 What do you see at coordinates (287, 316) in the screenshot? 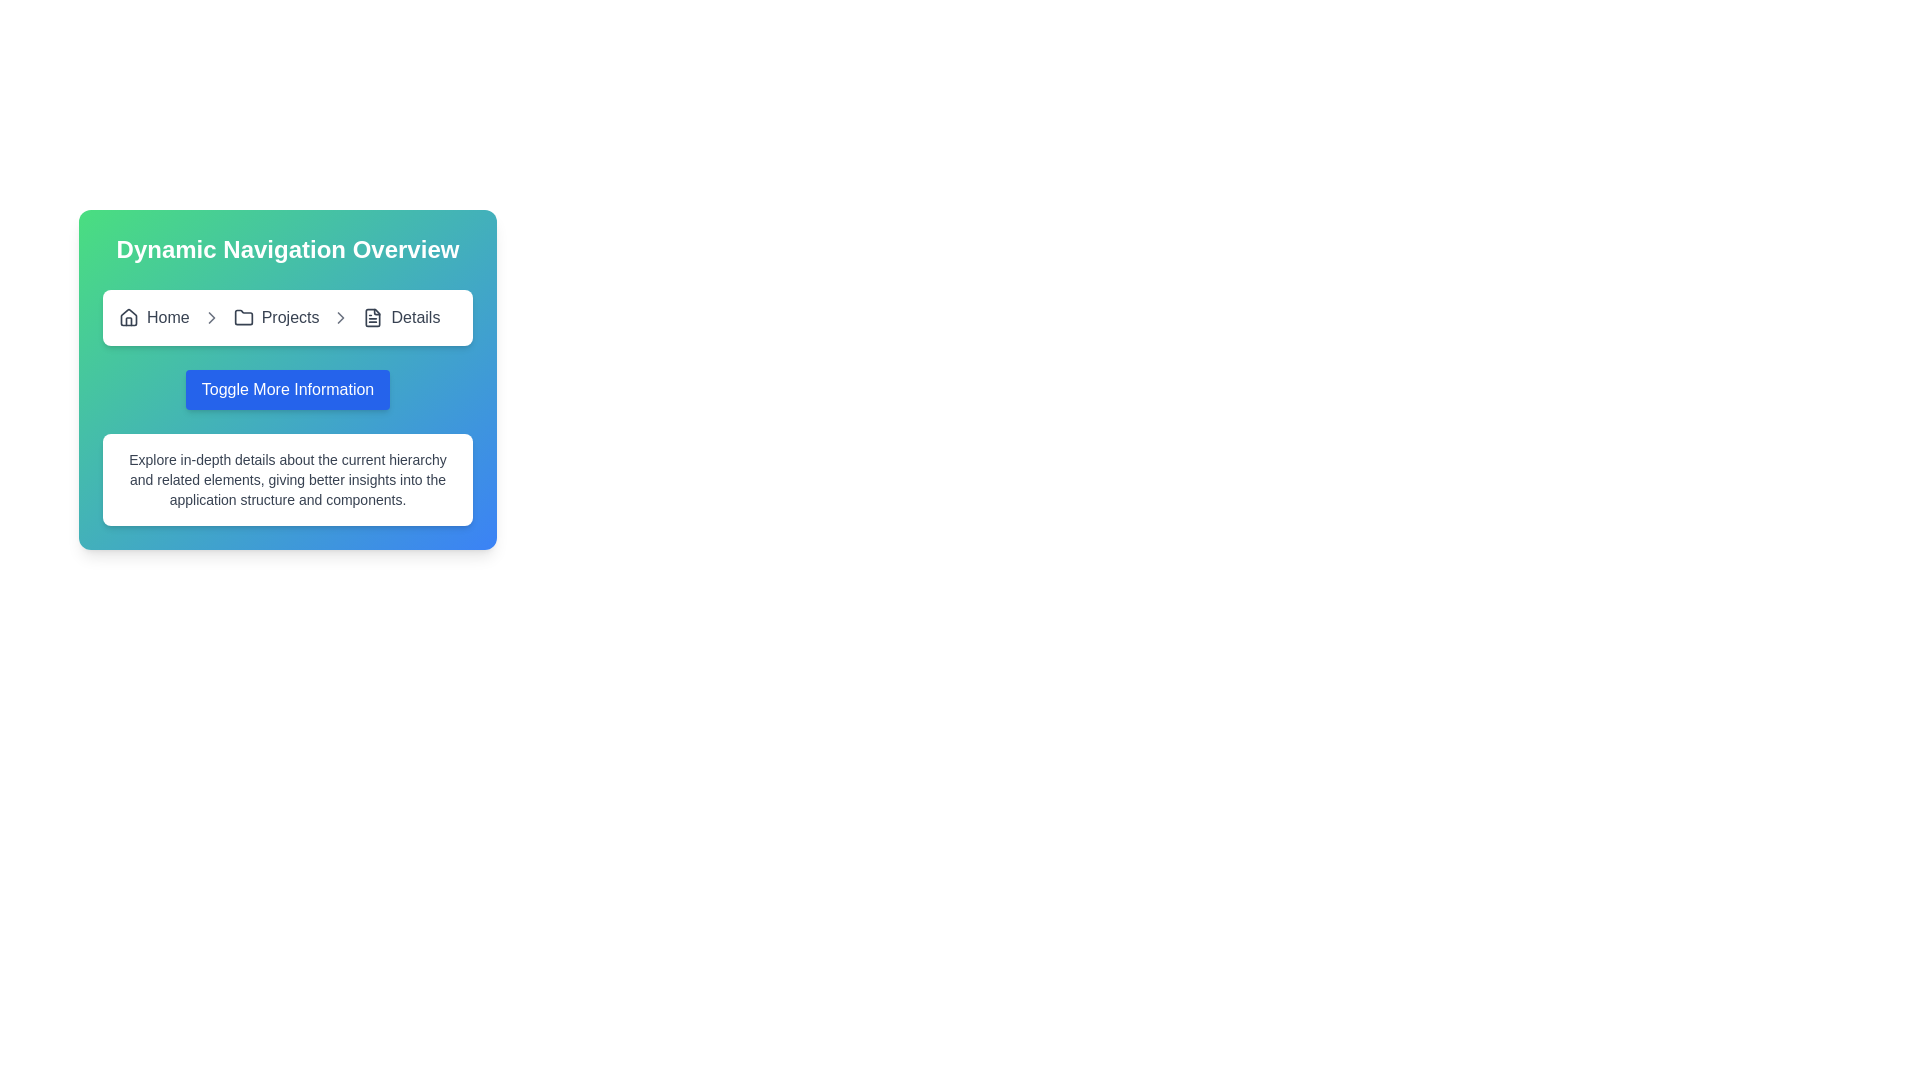
I see `the individual breadcrumb links in the breadcrumb navigation bar located below the heading 'Dynamic Navigation Overview'` at bounding box center [287, 316].